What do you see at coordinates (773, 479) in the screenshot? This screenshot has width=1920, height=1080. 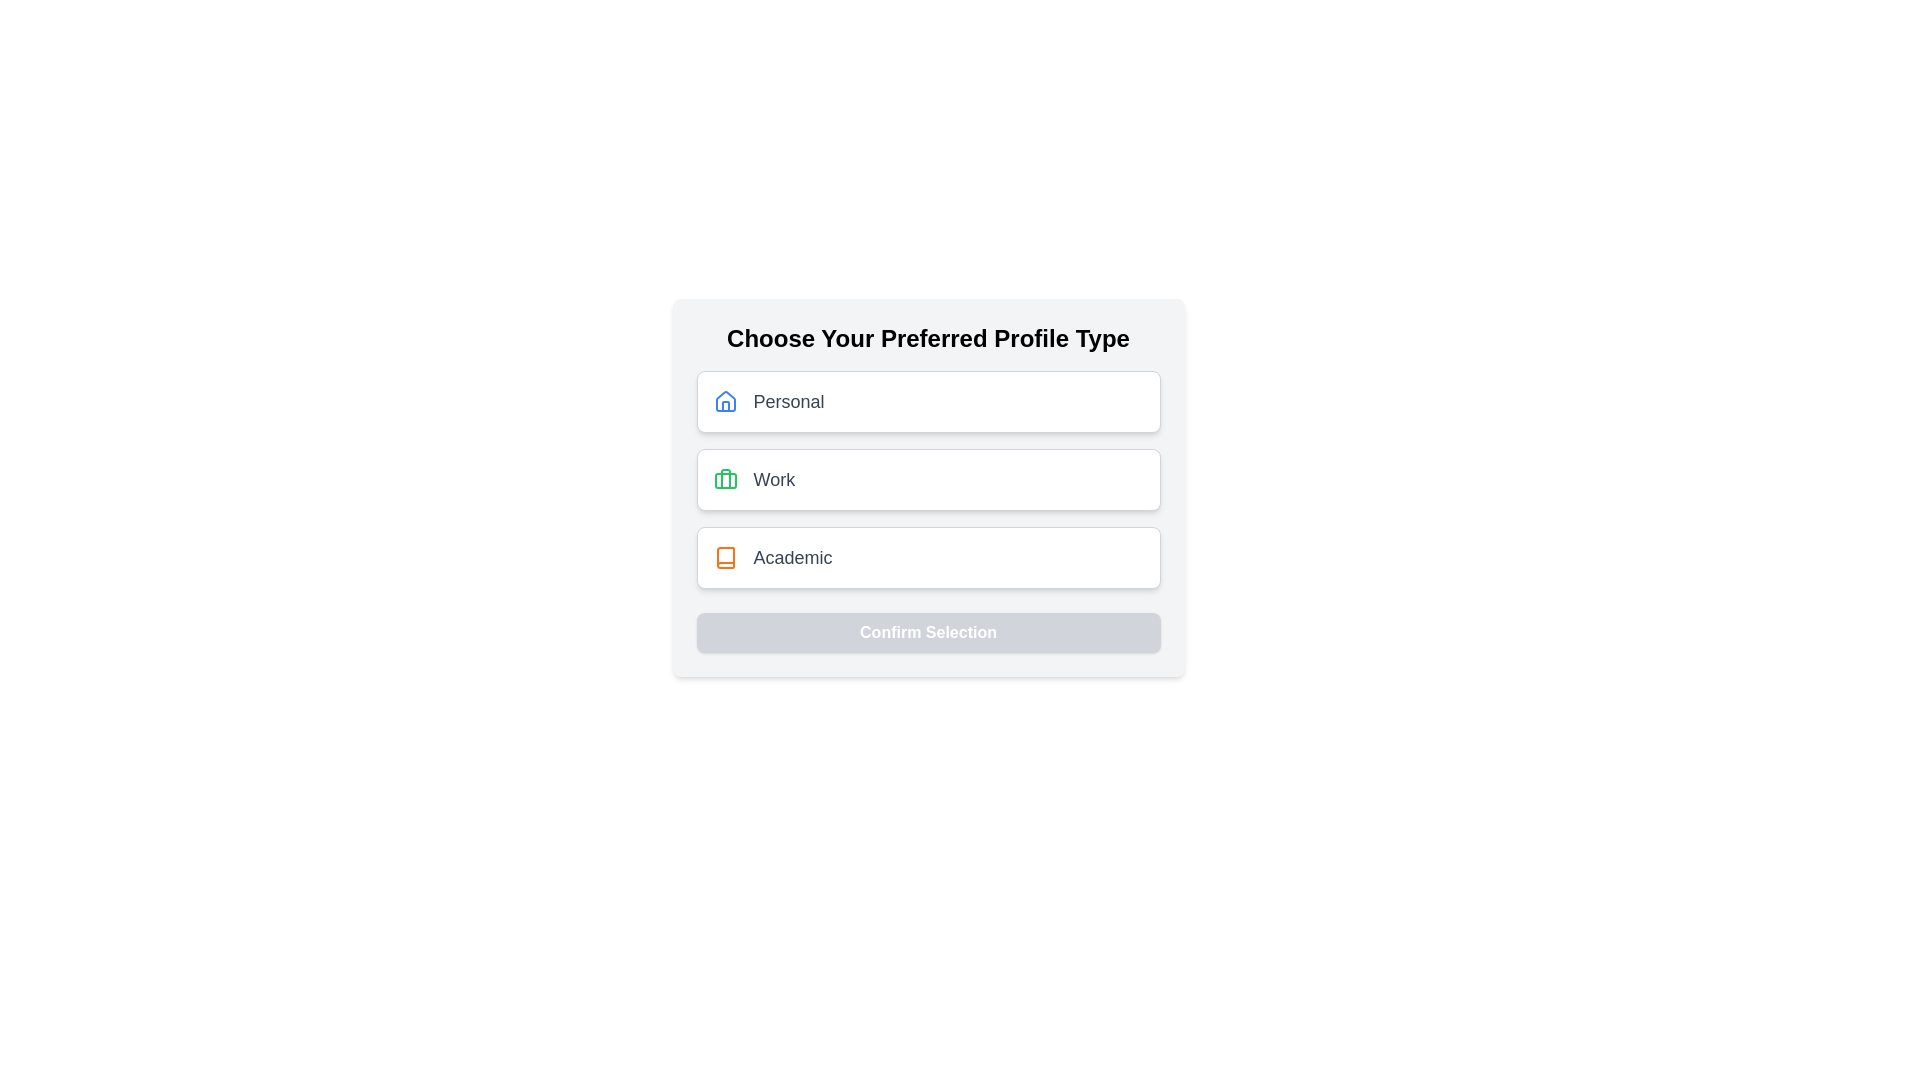 I see `the static text label that describes the associated option 'Work' in the selection process` at bounding box center [773, 479].